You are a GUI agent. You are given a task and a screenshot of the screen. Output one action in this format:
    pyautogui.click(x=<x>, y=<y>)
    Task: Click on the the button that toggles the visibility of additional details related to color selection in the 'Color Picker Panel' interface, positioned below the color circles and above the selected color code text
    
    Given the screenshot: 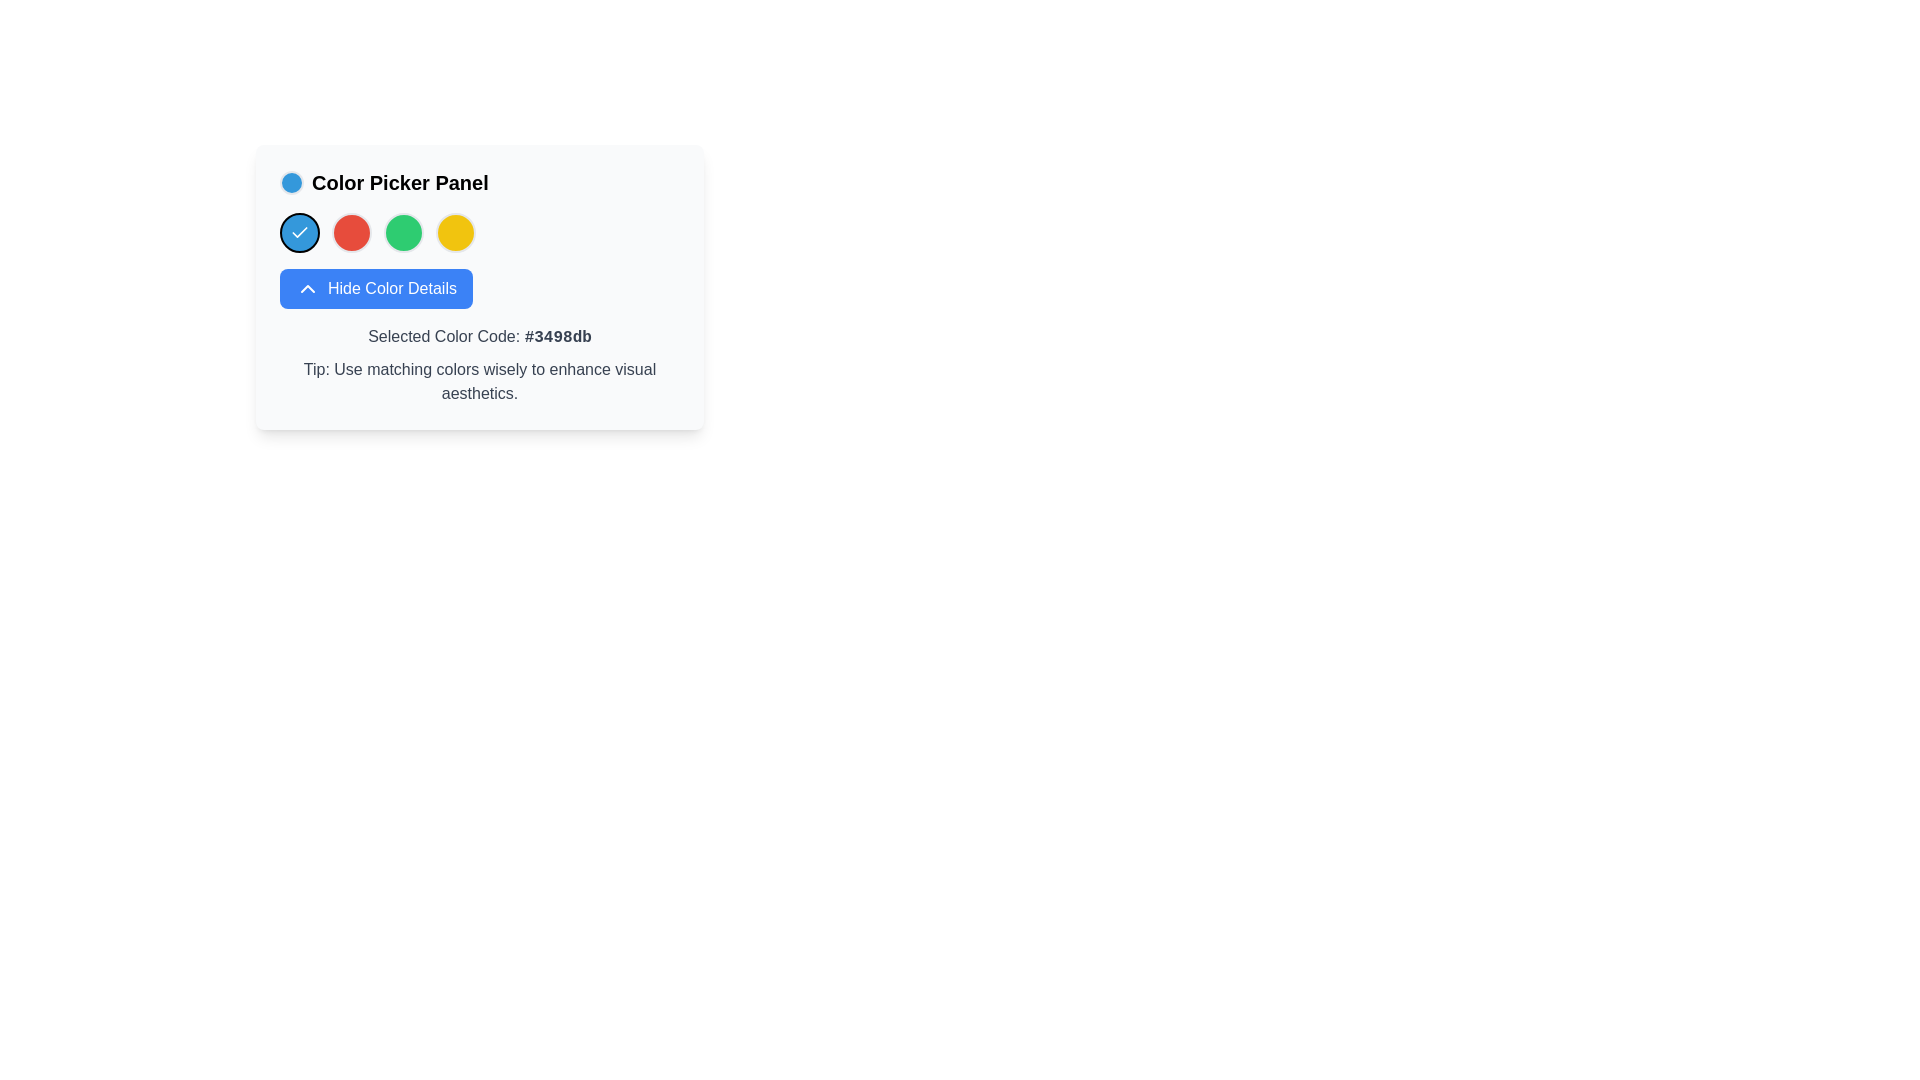 What is the action you would take?
    pyautogui.click(x=376, y=289)
    